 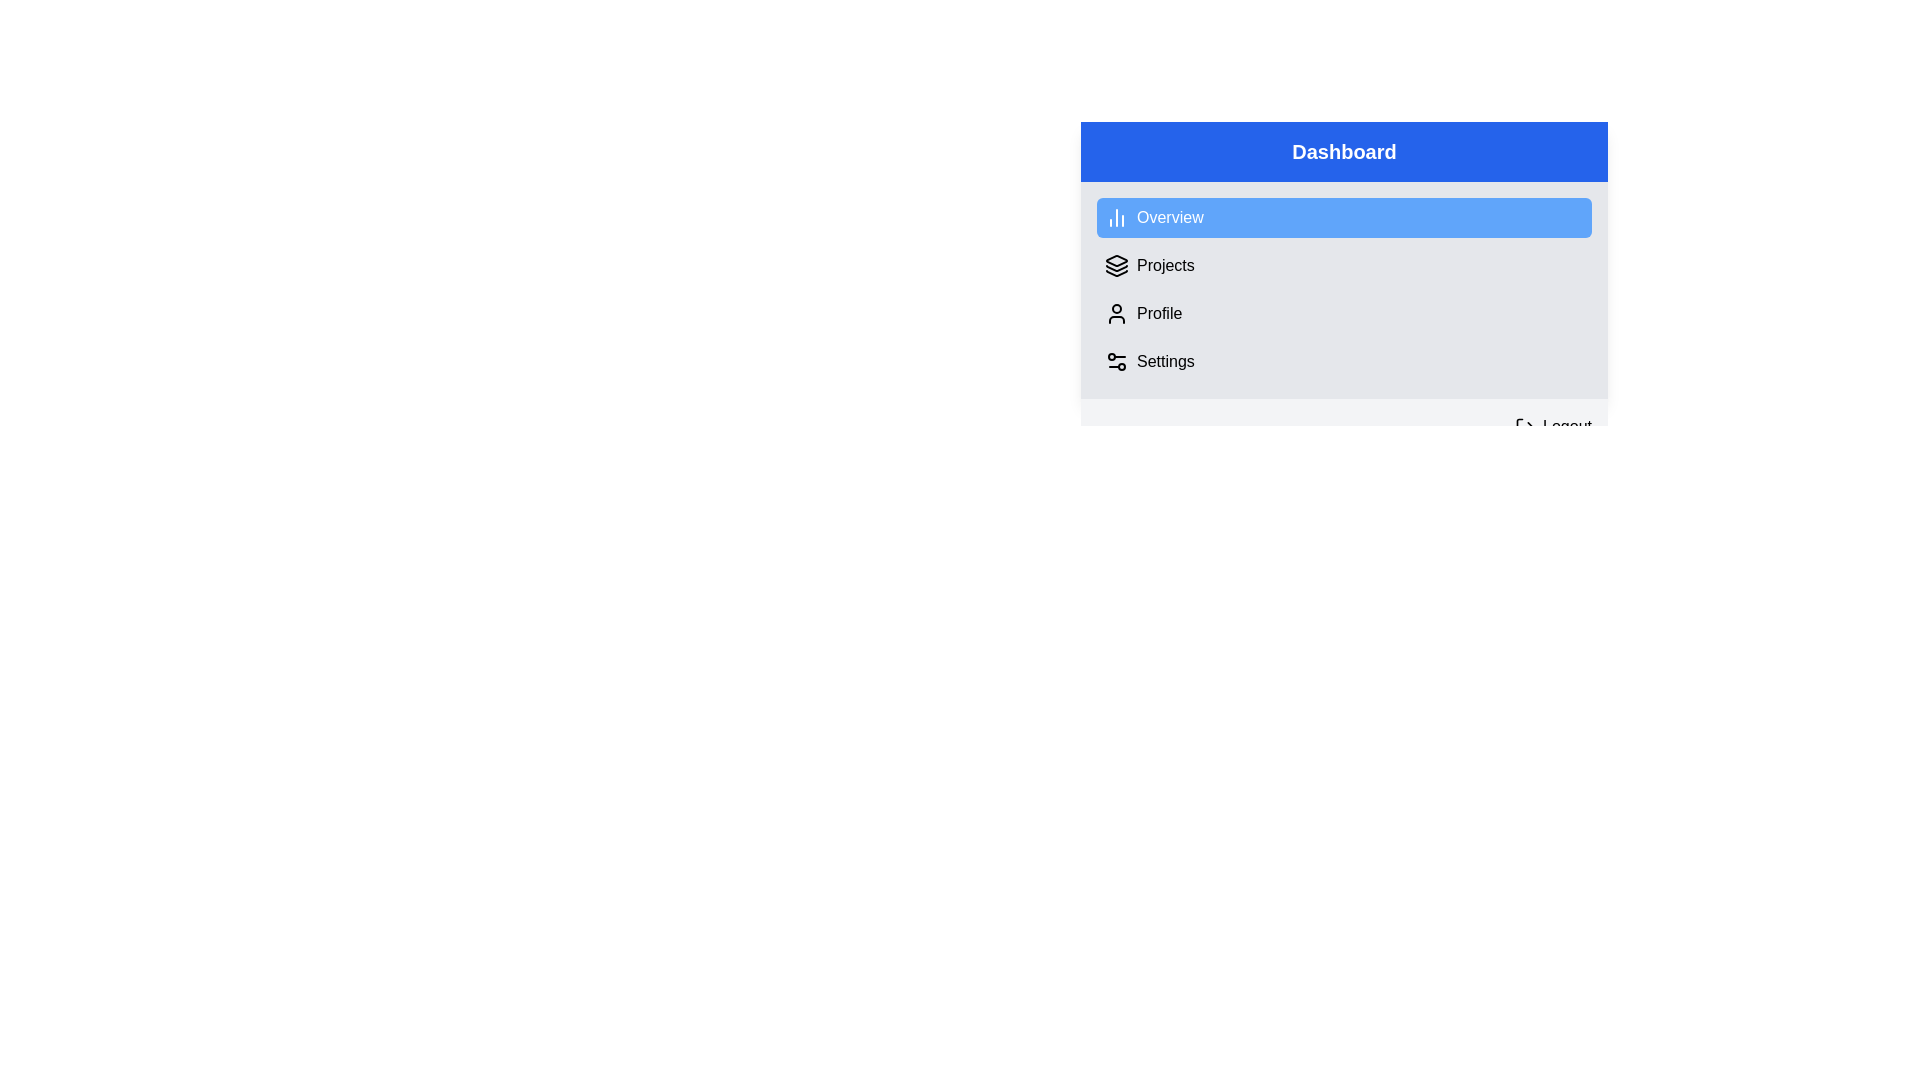 I want to click on the 'Logout' button located at the bottom-right corner of the vertical panel to log out, so click(x=1552, y=426).